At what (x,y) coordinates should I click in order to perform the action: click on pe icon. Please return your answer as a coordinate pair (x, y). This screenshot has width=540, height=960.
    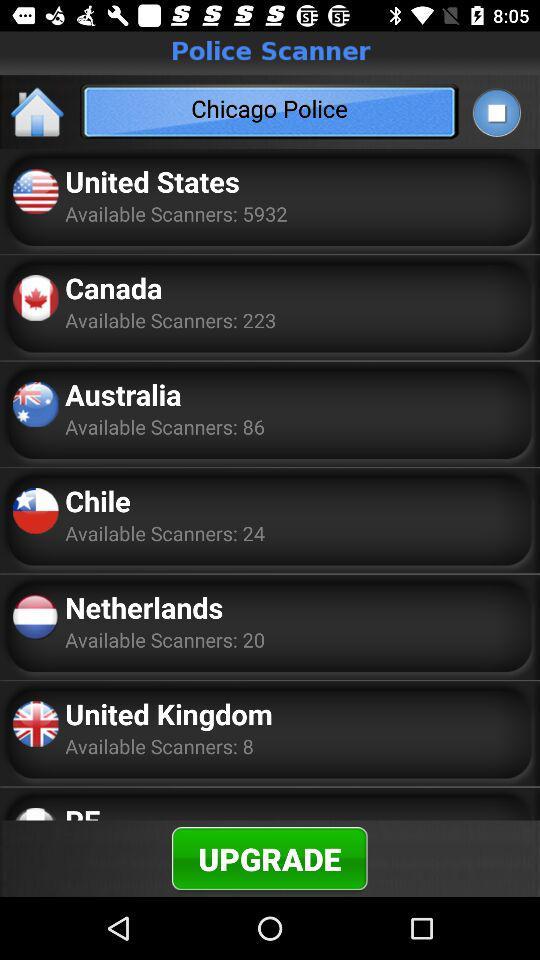
    Looking at the image, I should click on (81, 810).